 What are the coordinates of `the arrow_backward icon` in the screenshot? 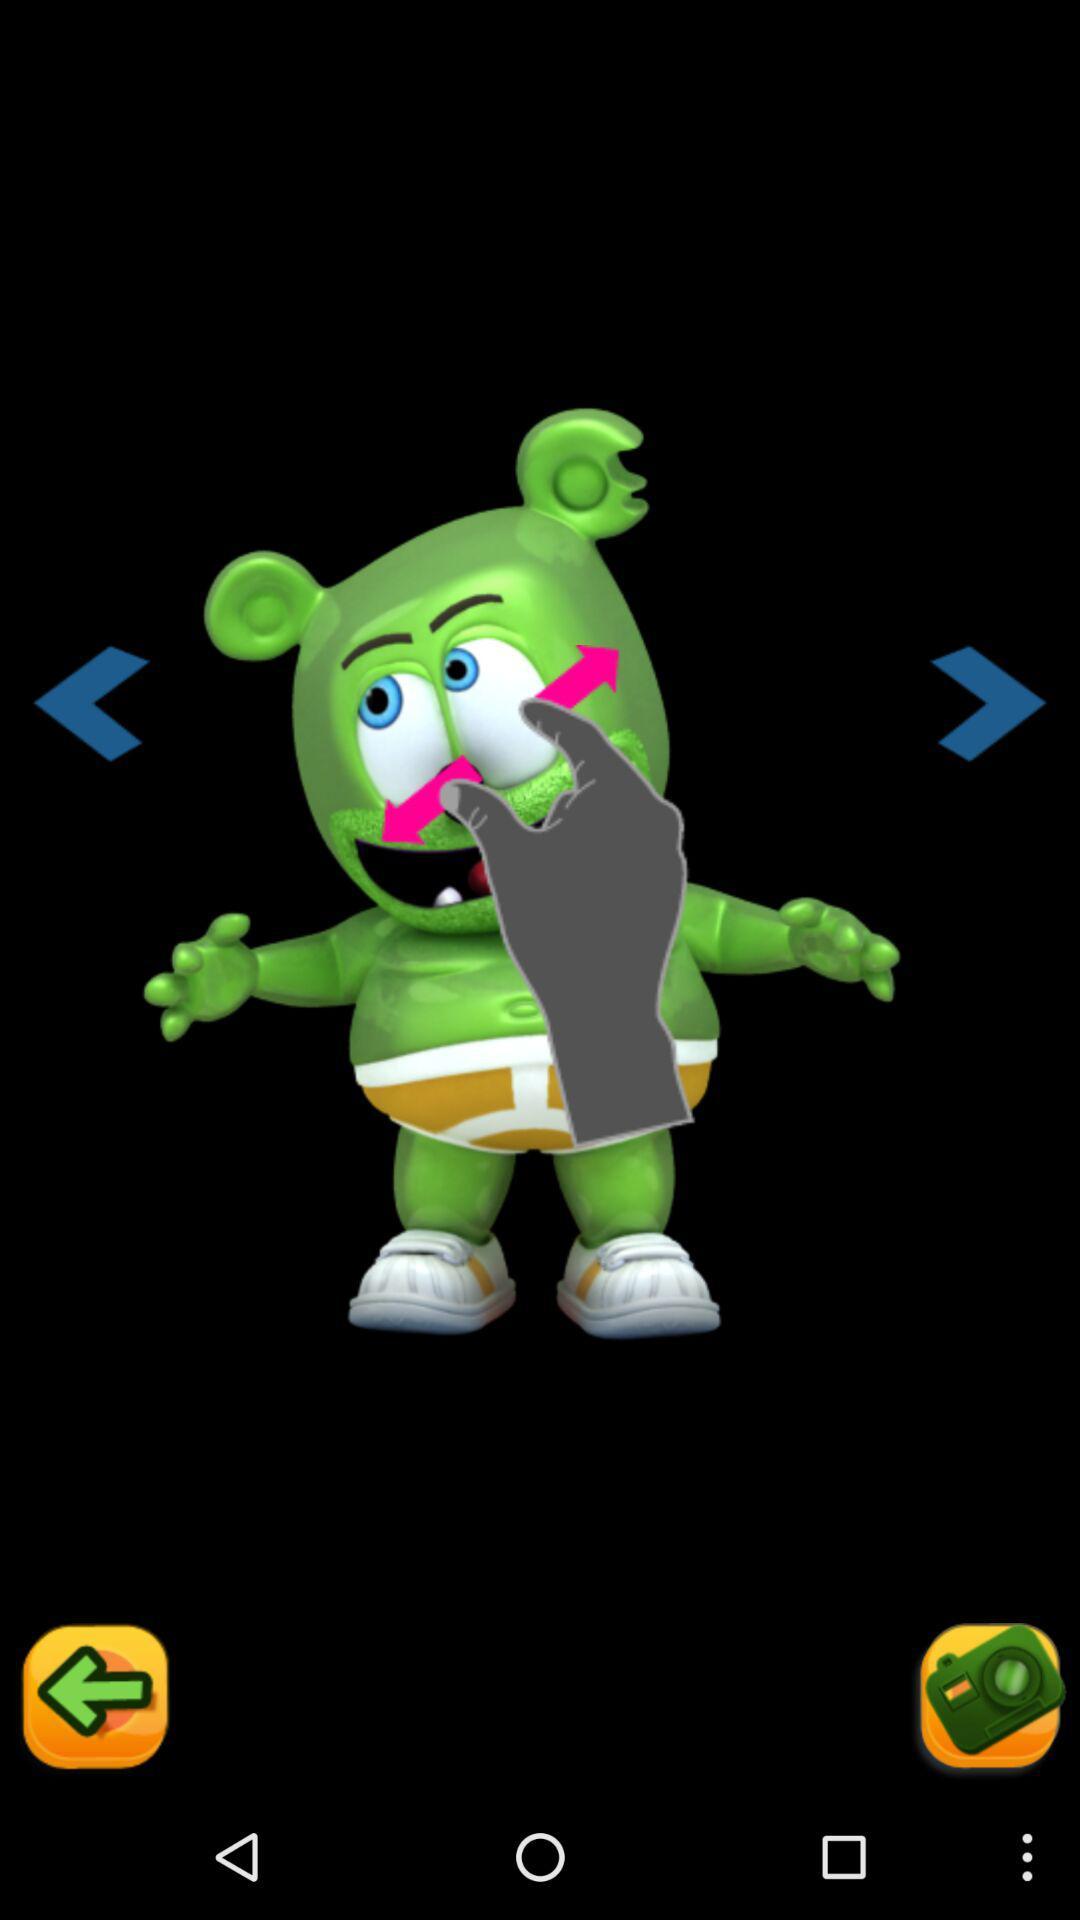 It's located at (92, 1821).